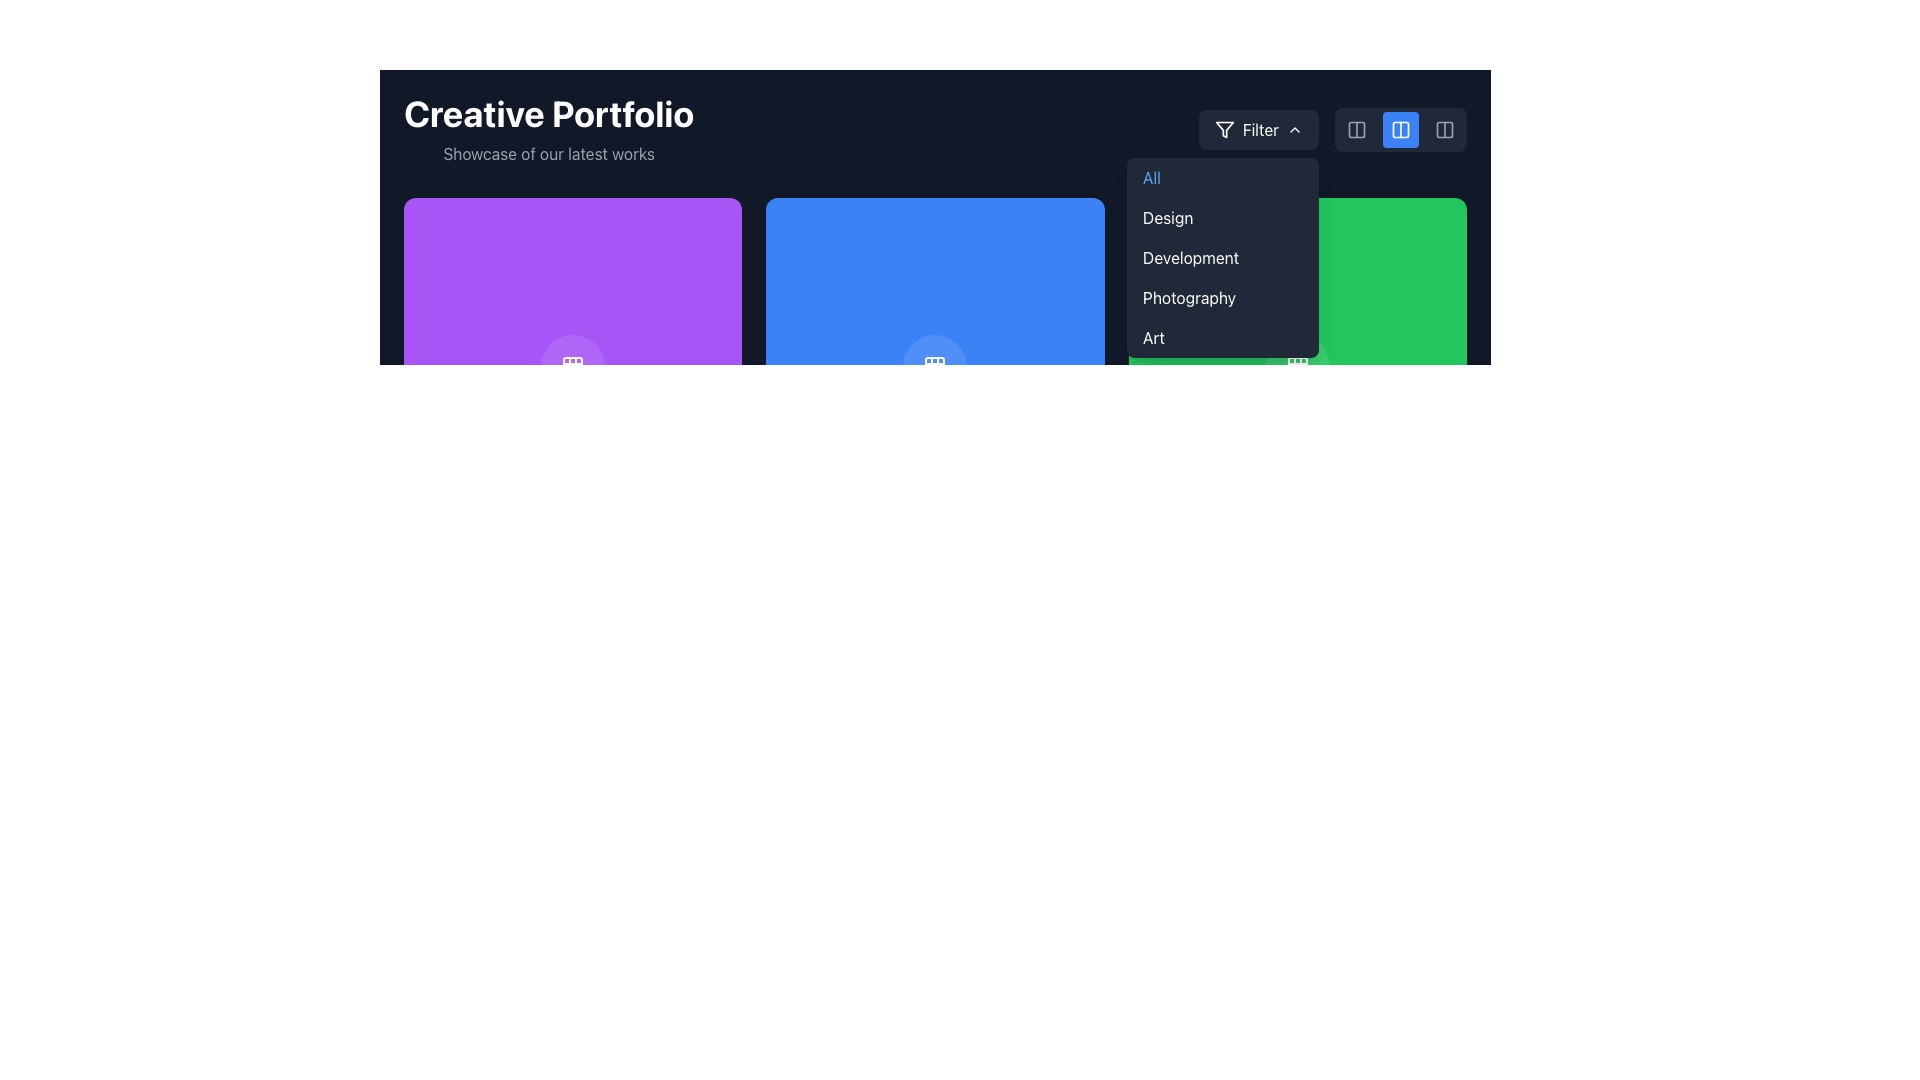 This screenshot has height=1080, width=1920. Describe the element at coordinates (1222, 257) in the screenshot. I see `the 'Development' menu item in the dropdown` at that location.